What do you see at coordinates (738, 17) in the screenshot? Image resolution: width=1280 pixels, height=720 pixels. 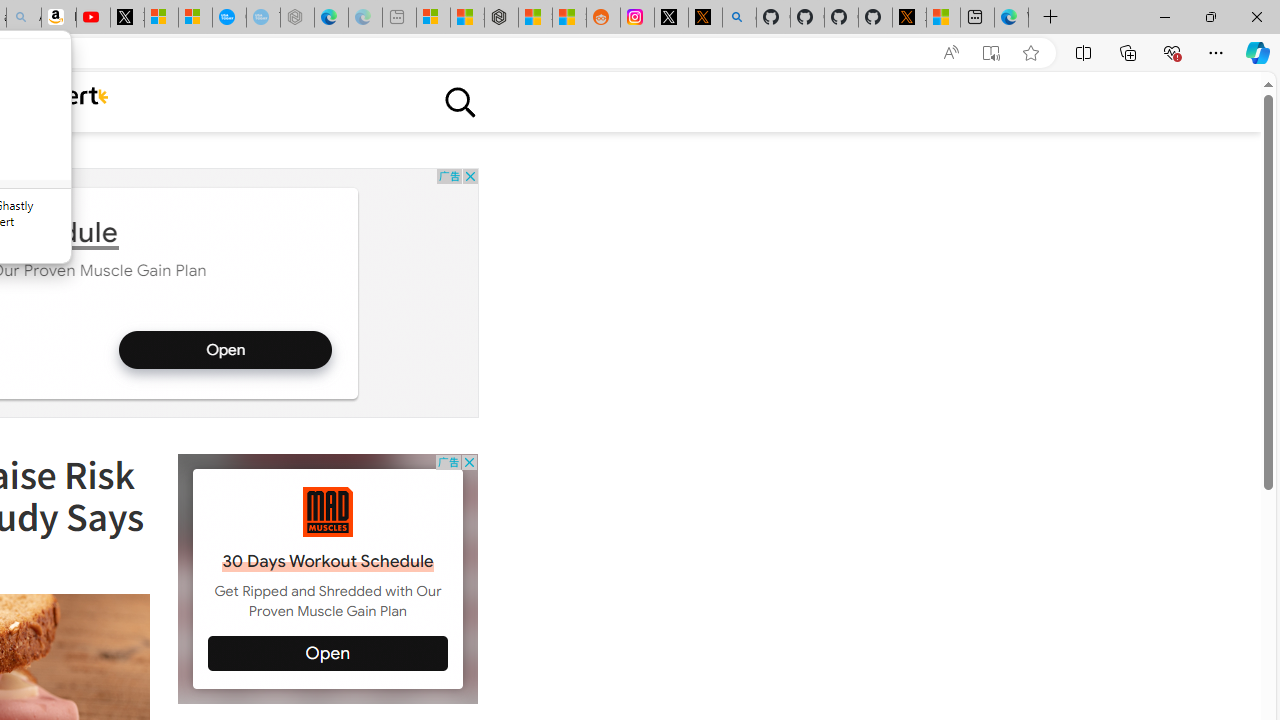 I see `'github - Search'` at bounding box center [738, 17].